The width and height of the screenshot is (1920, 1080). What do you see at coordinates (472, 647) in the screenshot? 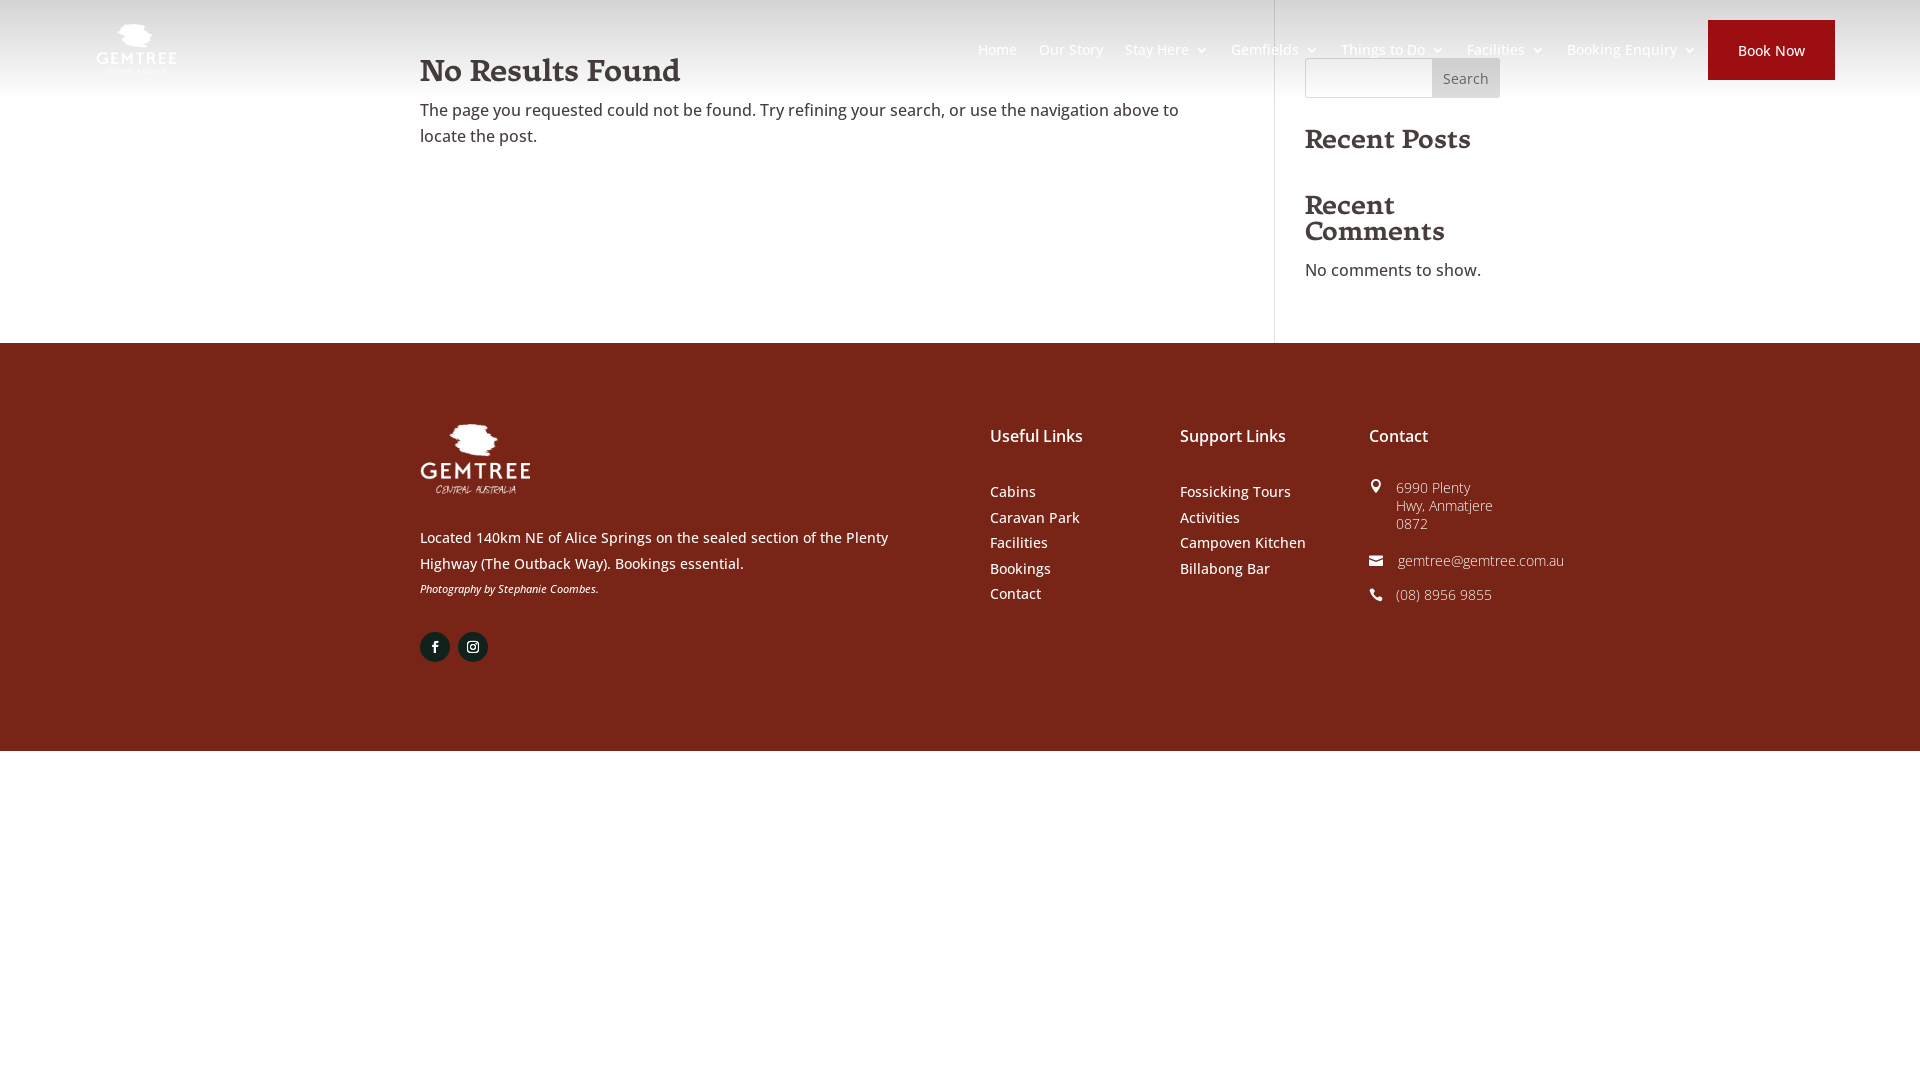
I see `'Follow on Instagram'` at bounding box center [472, 647].